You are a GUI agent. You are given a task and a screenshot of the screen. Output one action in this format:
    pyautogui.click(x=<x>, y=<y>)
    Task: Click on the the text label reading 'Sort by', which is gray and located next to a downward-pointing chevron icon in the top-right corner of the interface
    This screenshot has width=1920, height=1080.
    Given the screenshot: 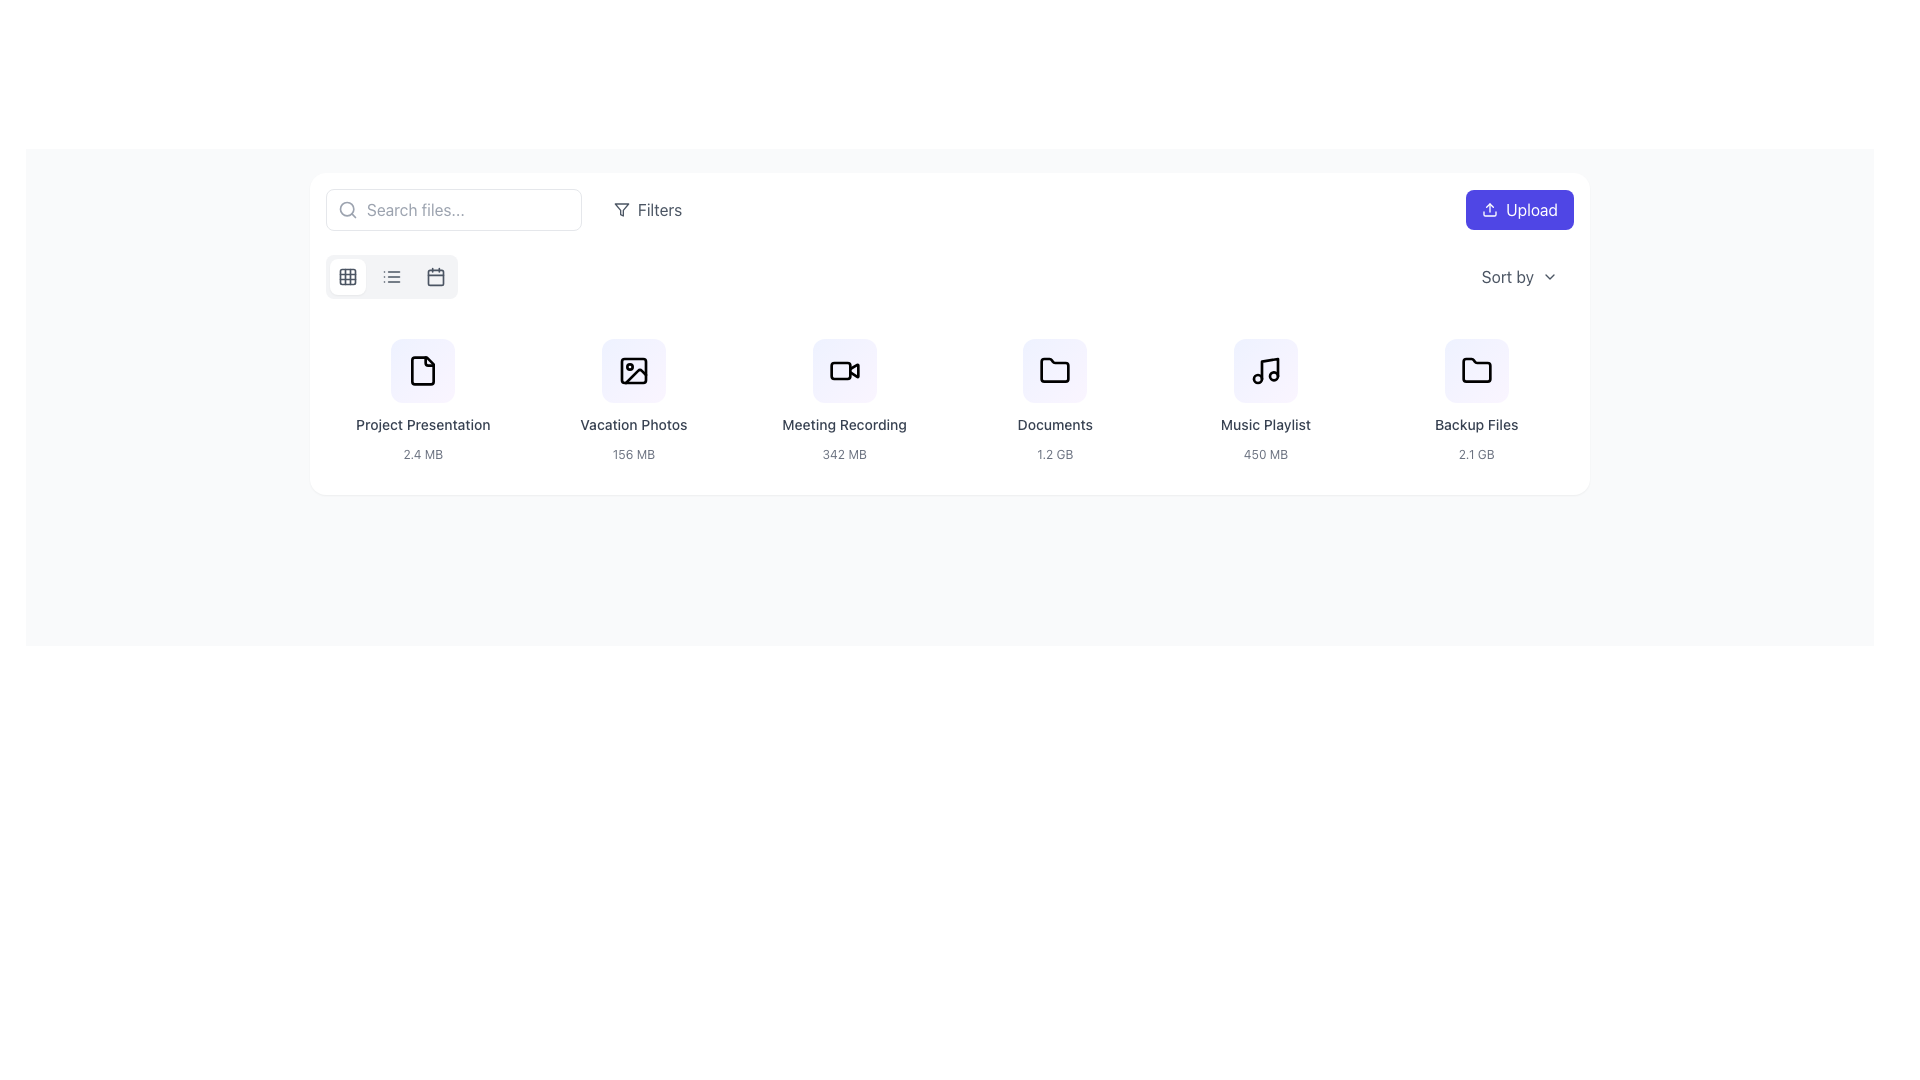 What is the action you would take?
    pyautogui.click(x=1507, y=277)
    